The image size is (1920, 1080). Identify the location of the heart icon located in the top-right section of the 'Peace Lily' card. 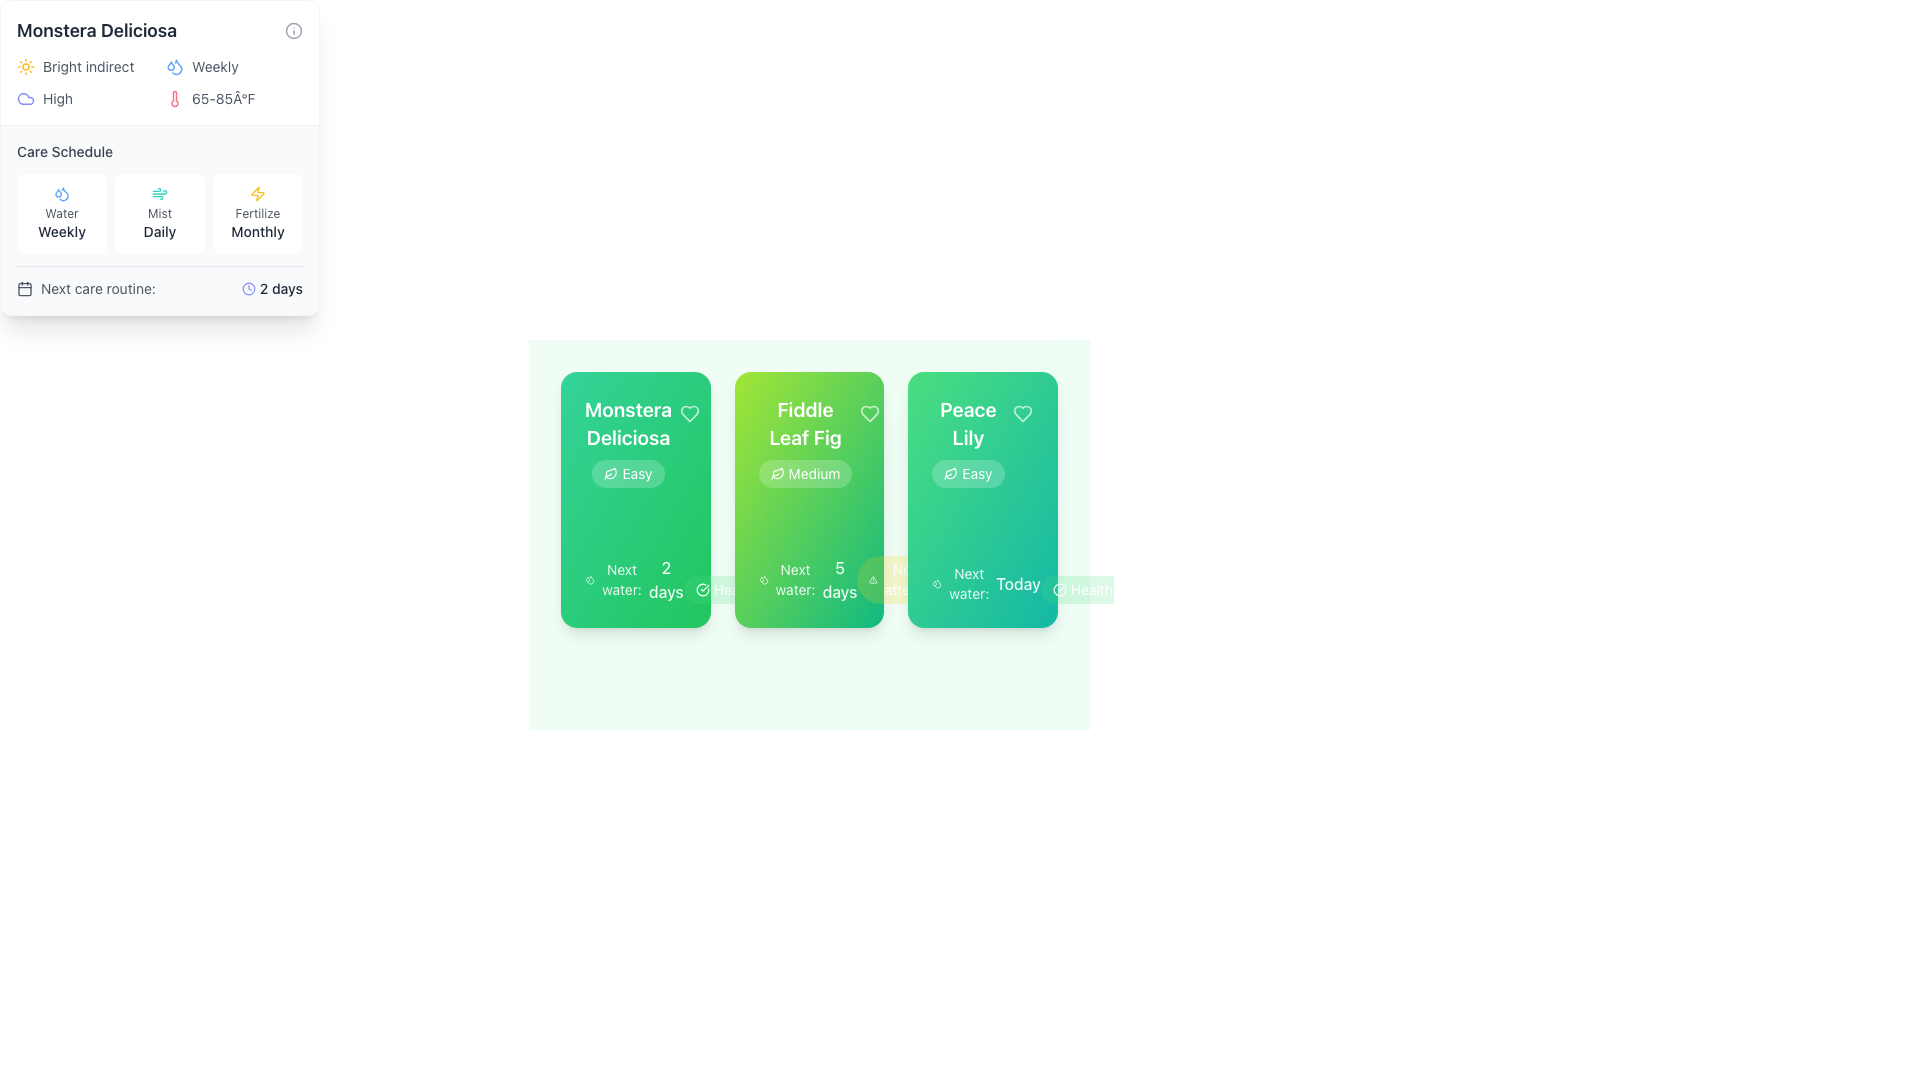
(1022, 412).